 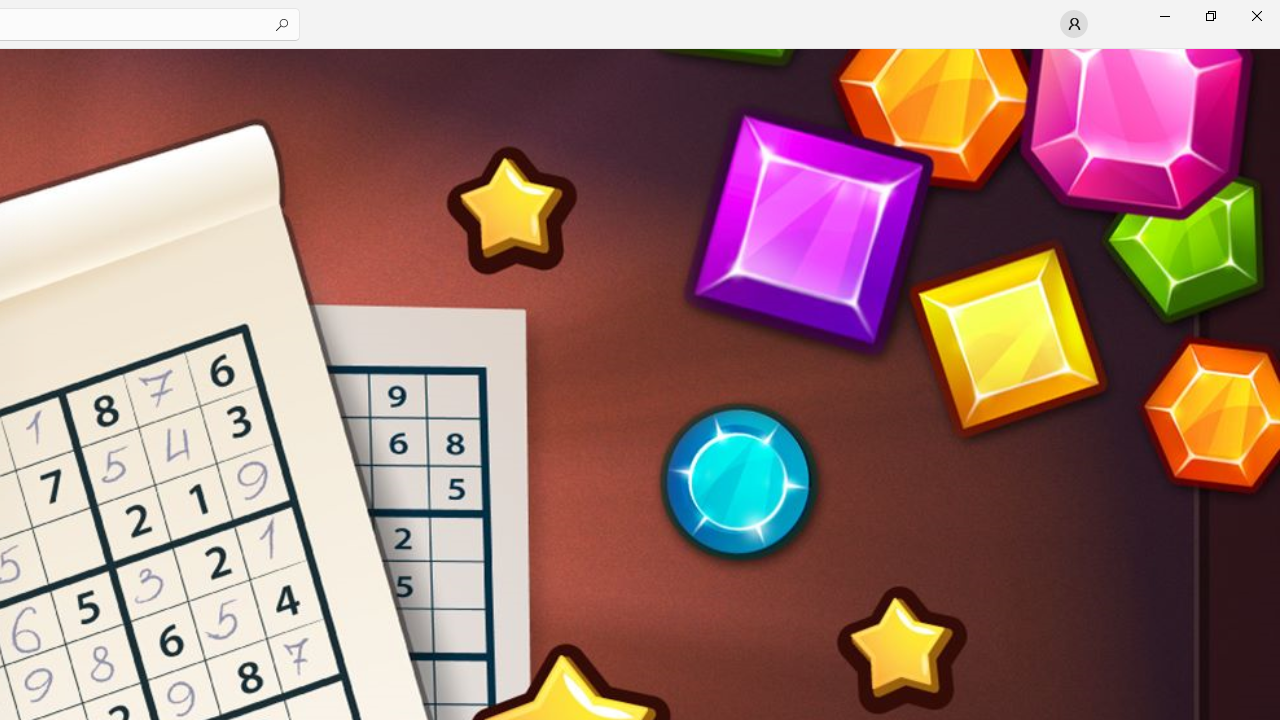 What do you see at coordinates (1072, 24) in the screenshot?
I see `'User profile'` at bounding box center [1072, 24].